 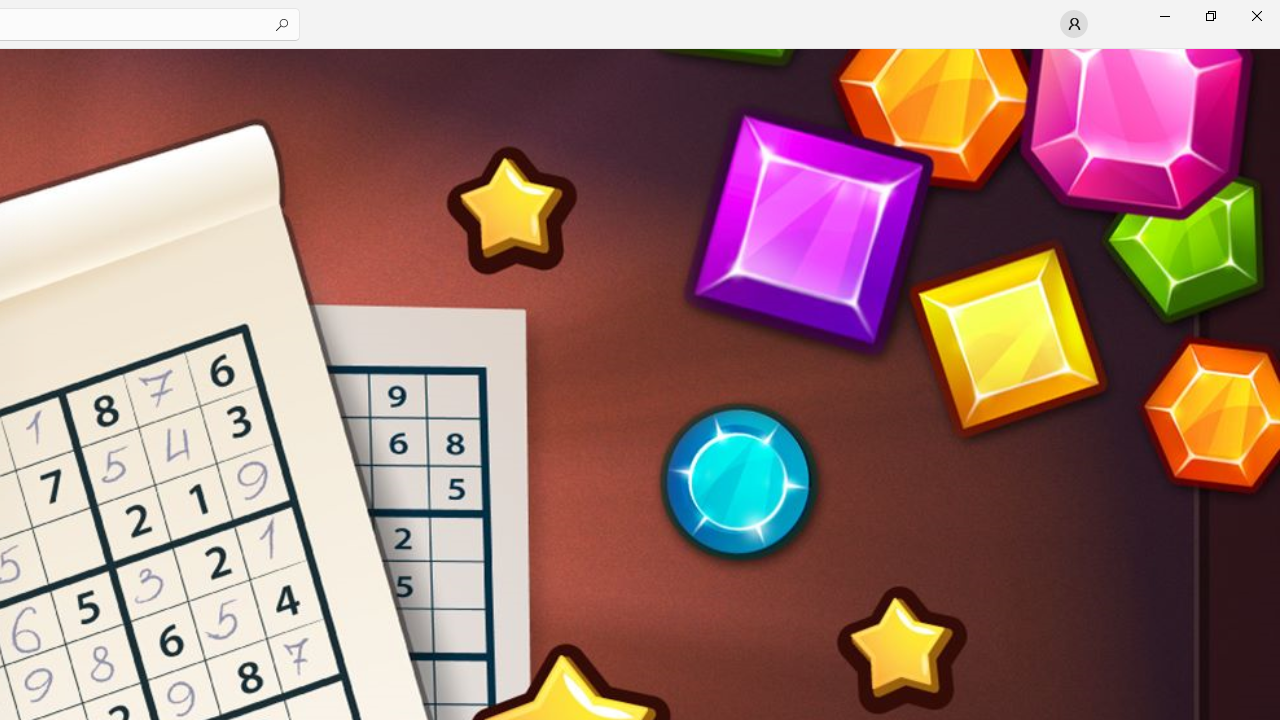 What do you see at coordinates (1072, 24) in the screenshot?
I see `'User profile'` at bounding box center [1072, 24].